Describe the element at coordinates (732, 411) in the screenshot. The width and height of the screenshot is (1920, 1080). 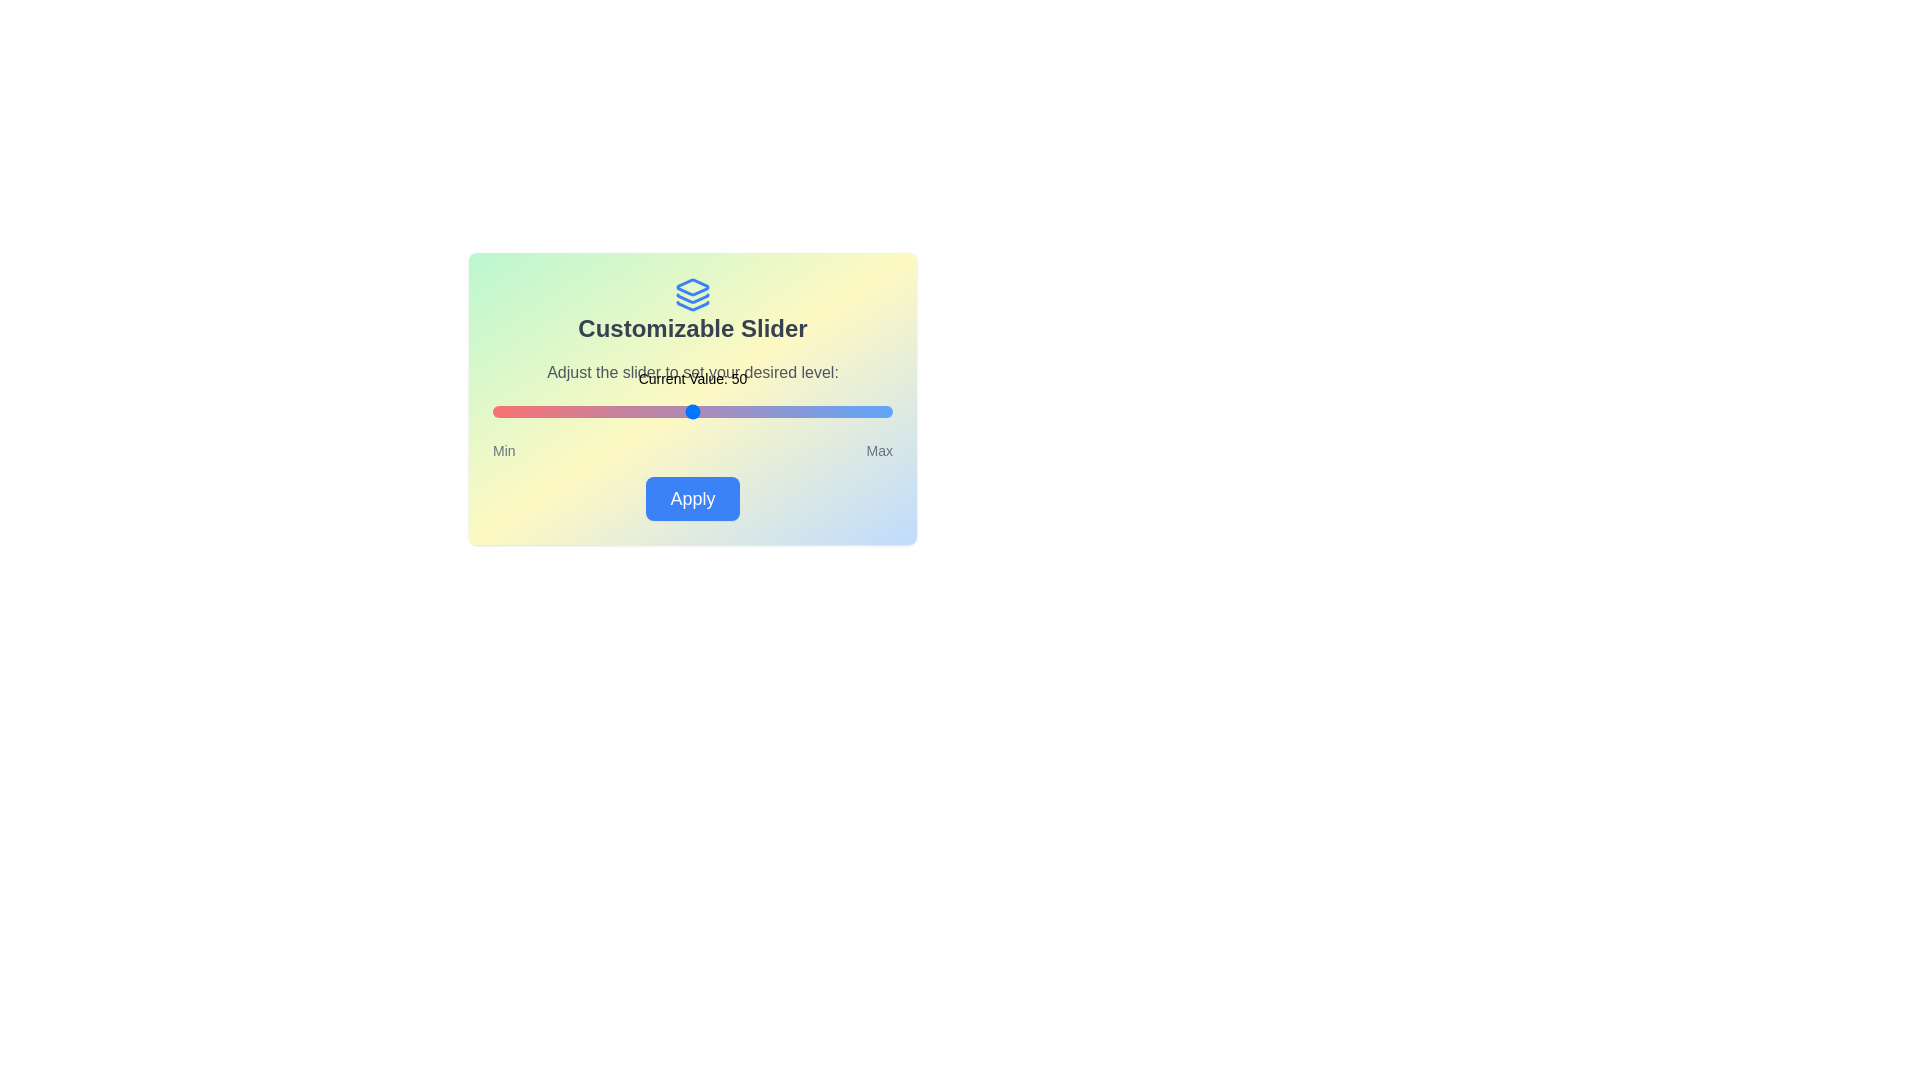
I see `the slider to set its value to 60` at that location.